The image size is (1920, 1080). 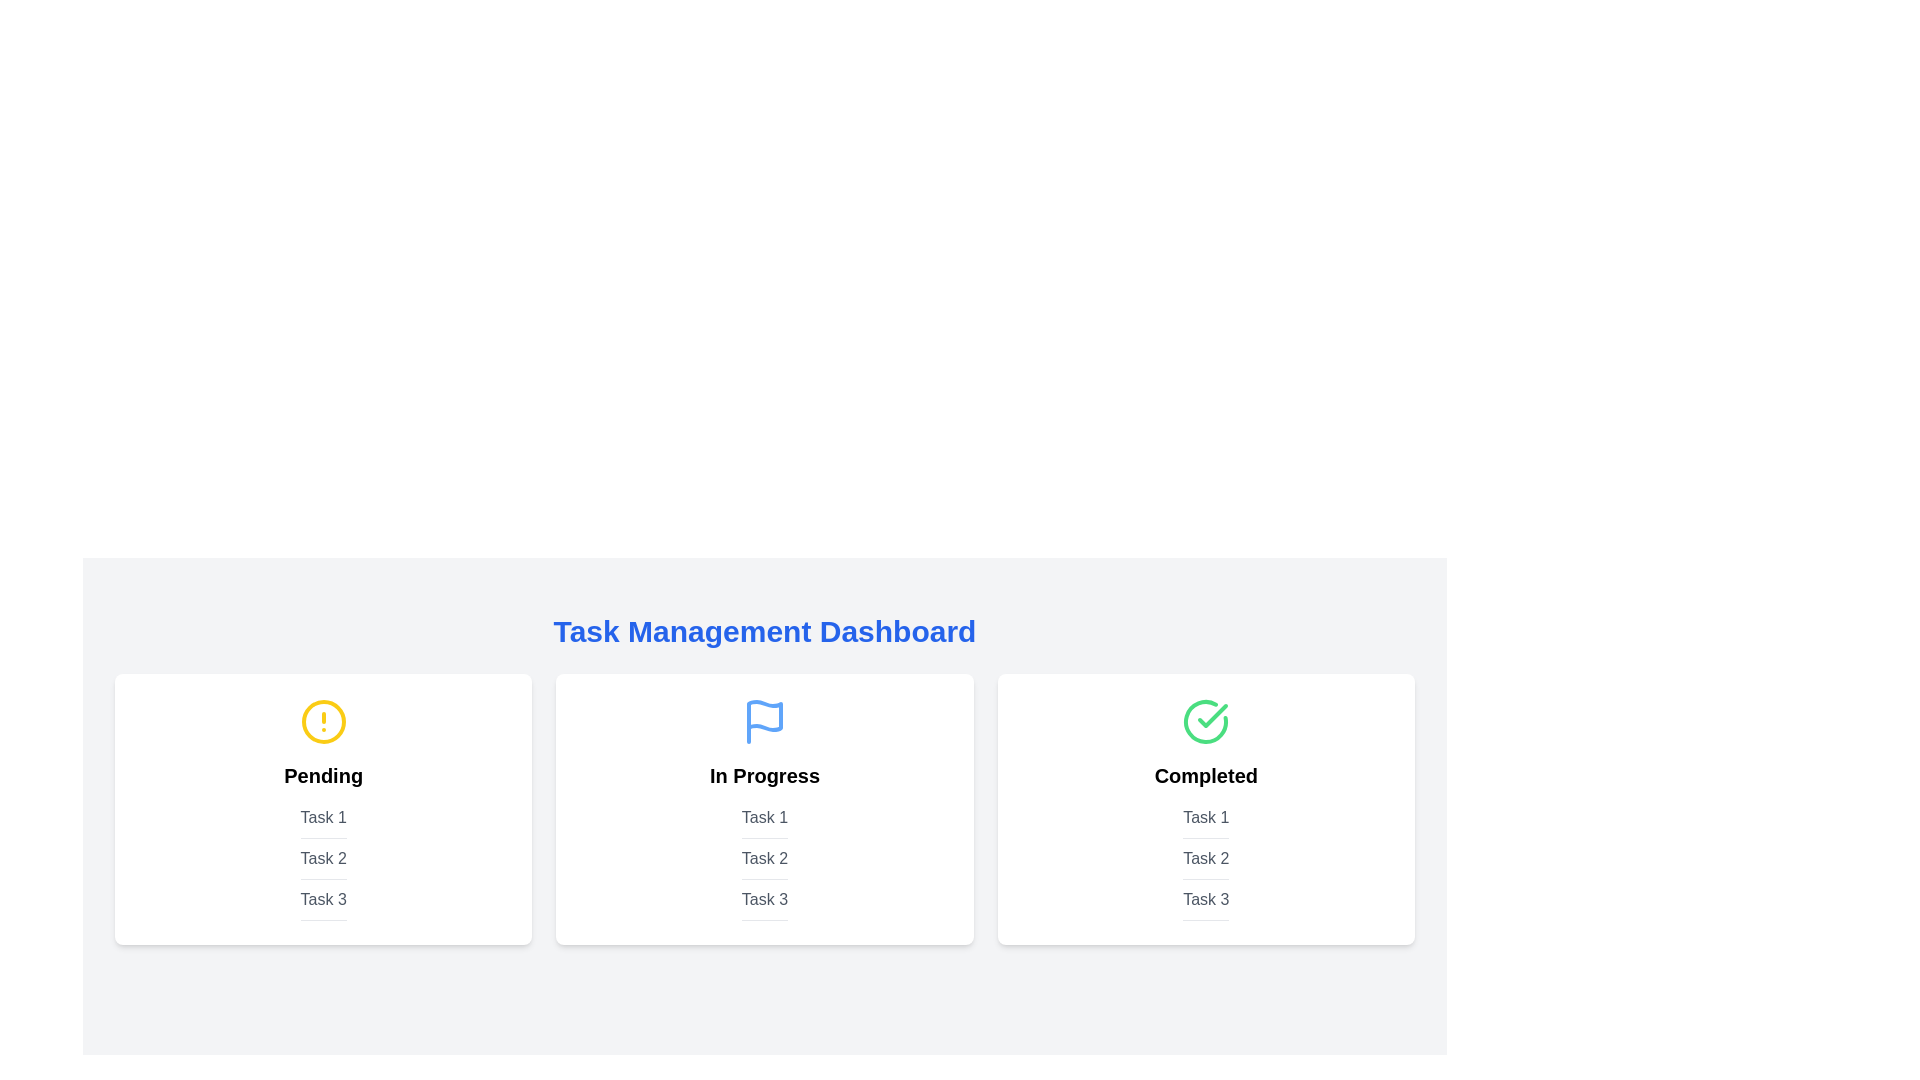 What do you see at coordinates (1205, 904) in the screenshot?
I see `the text label 'Task 3' in the 'Completed' section of the Task Management Dashboard` at bounding box center [1205, 904].